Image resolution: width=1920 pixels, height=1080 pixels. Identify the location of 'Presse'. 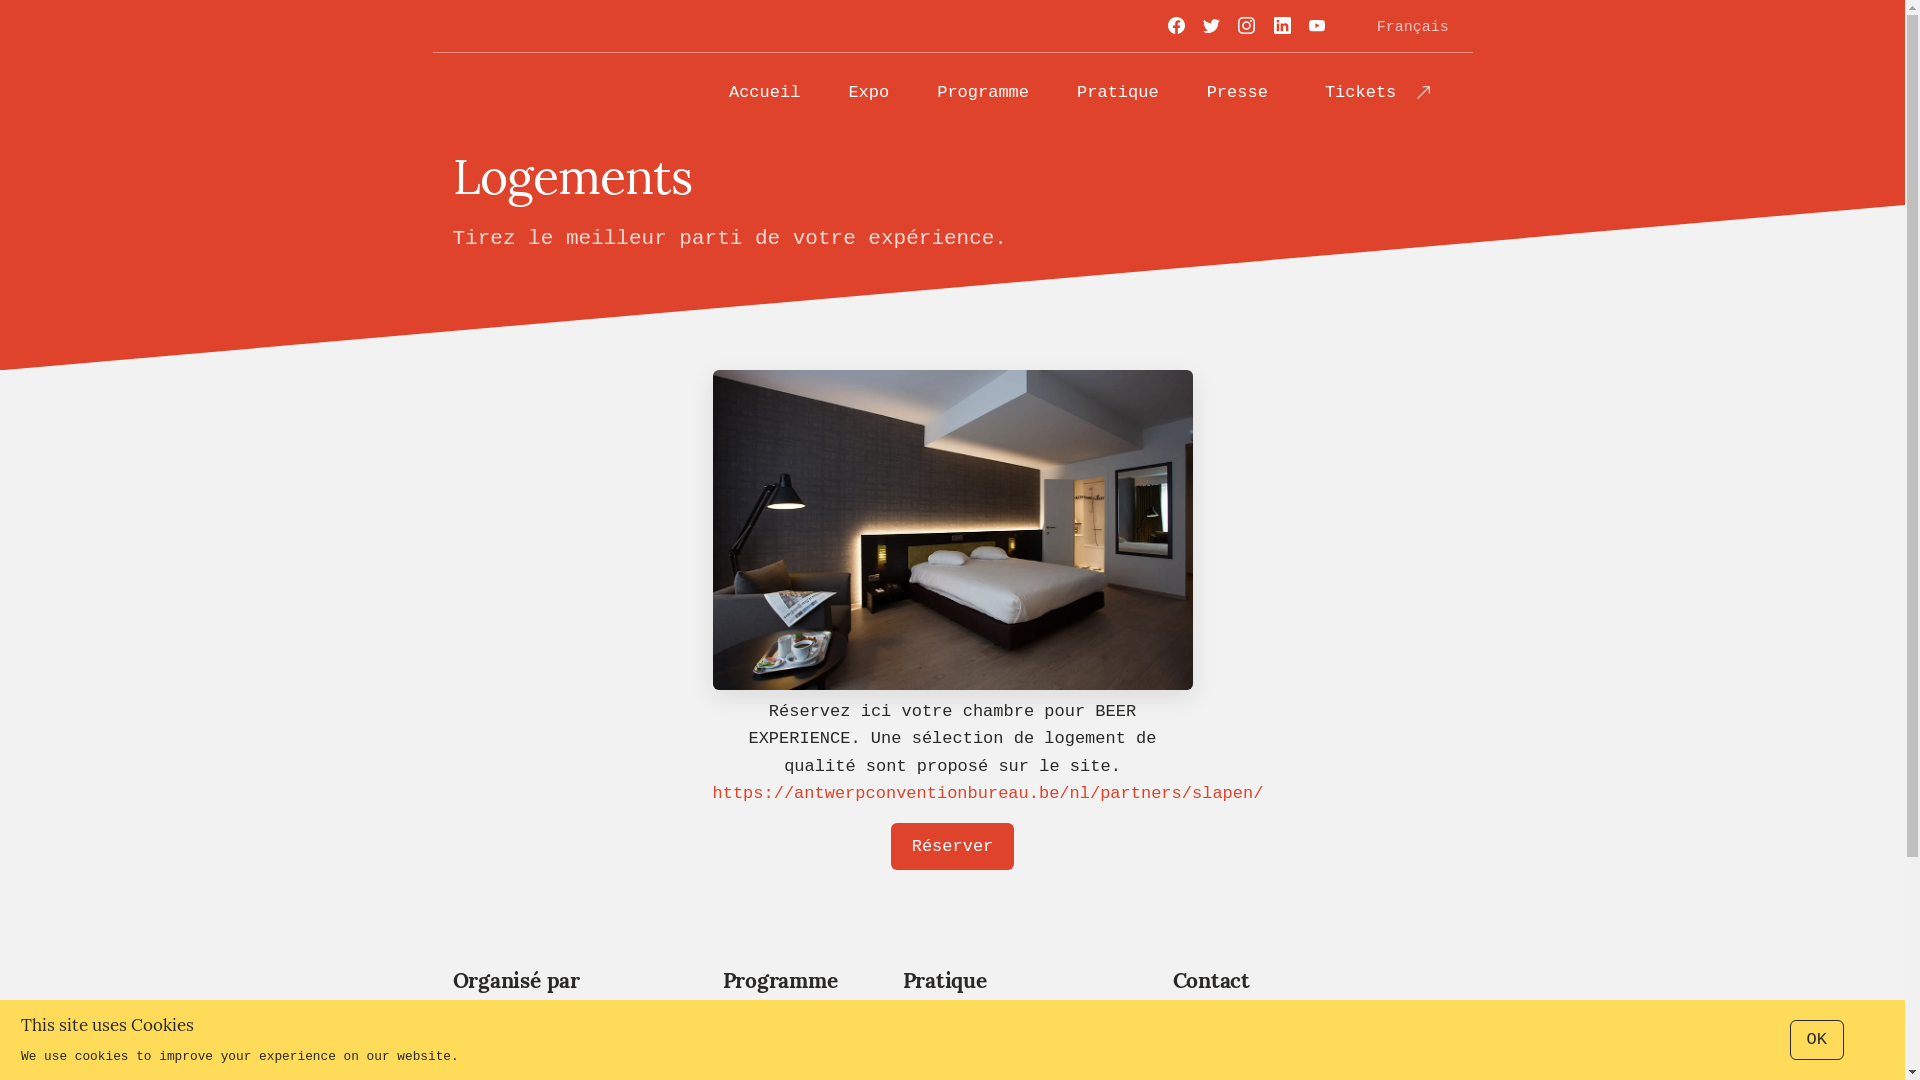
(1182, 92).